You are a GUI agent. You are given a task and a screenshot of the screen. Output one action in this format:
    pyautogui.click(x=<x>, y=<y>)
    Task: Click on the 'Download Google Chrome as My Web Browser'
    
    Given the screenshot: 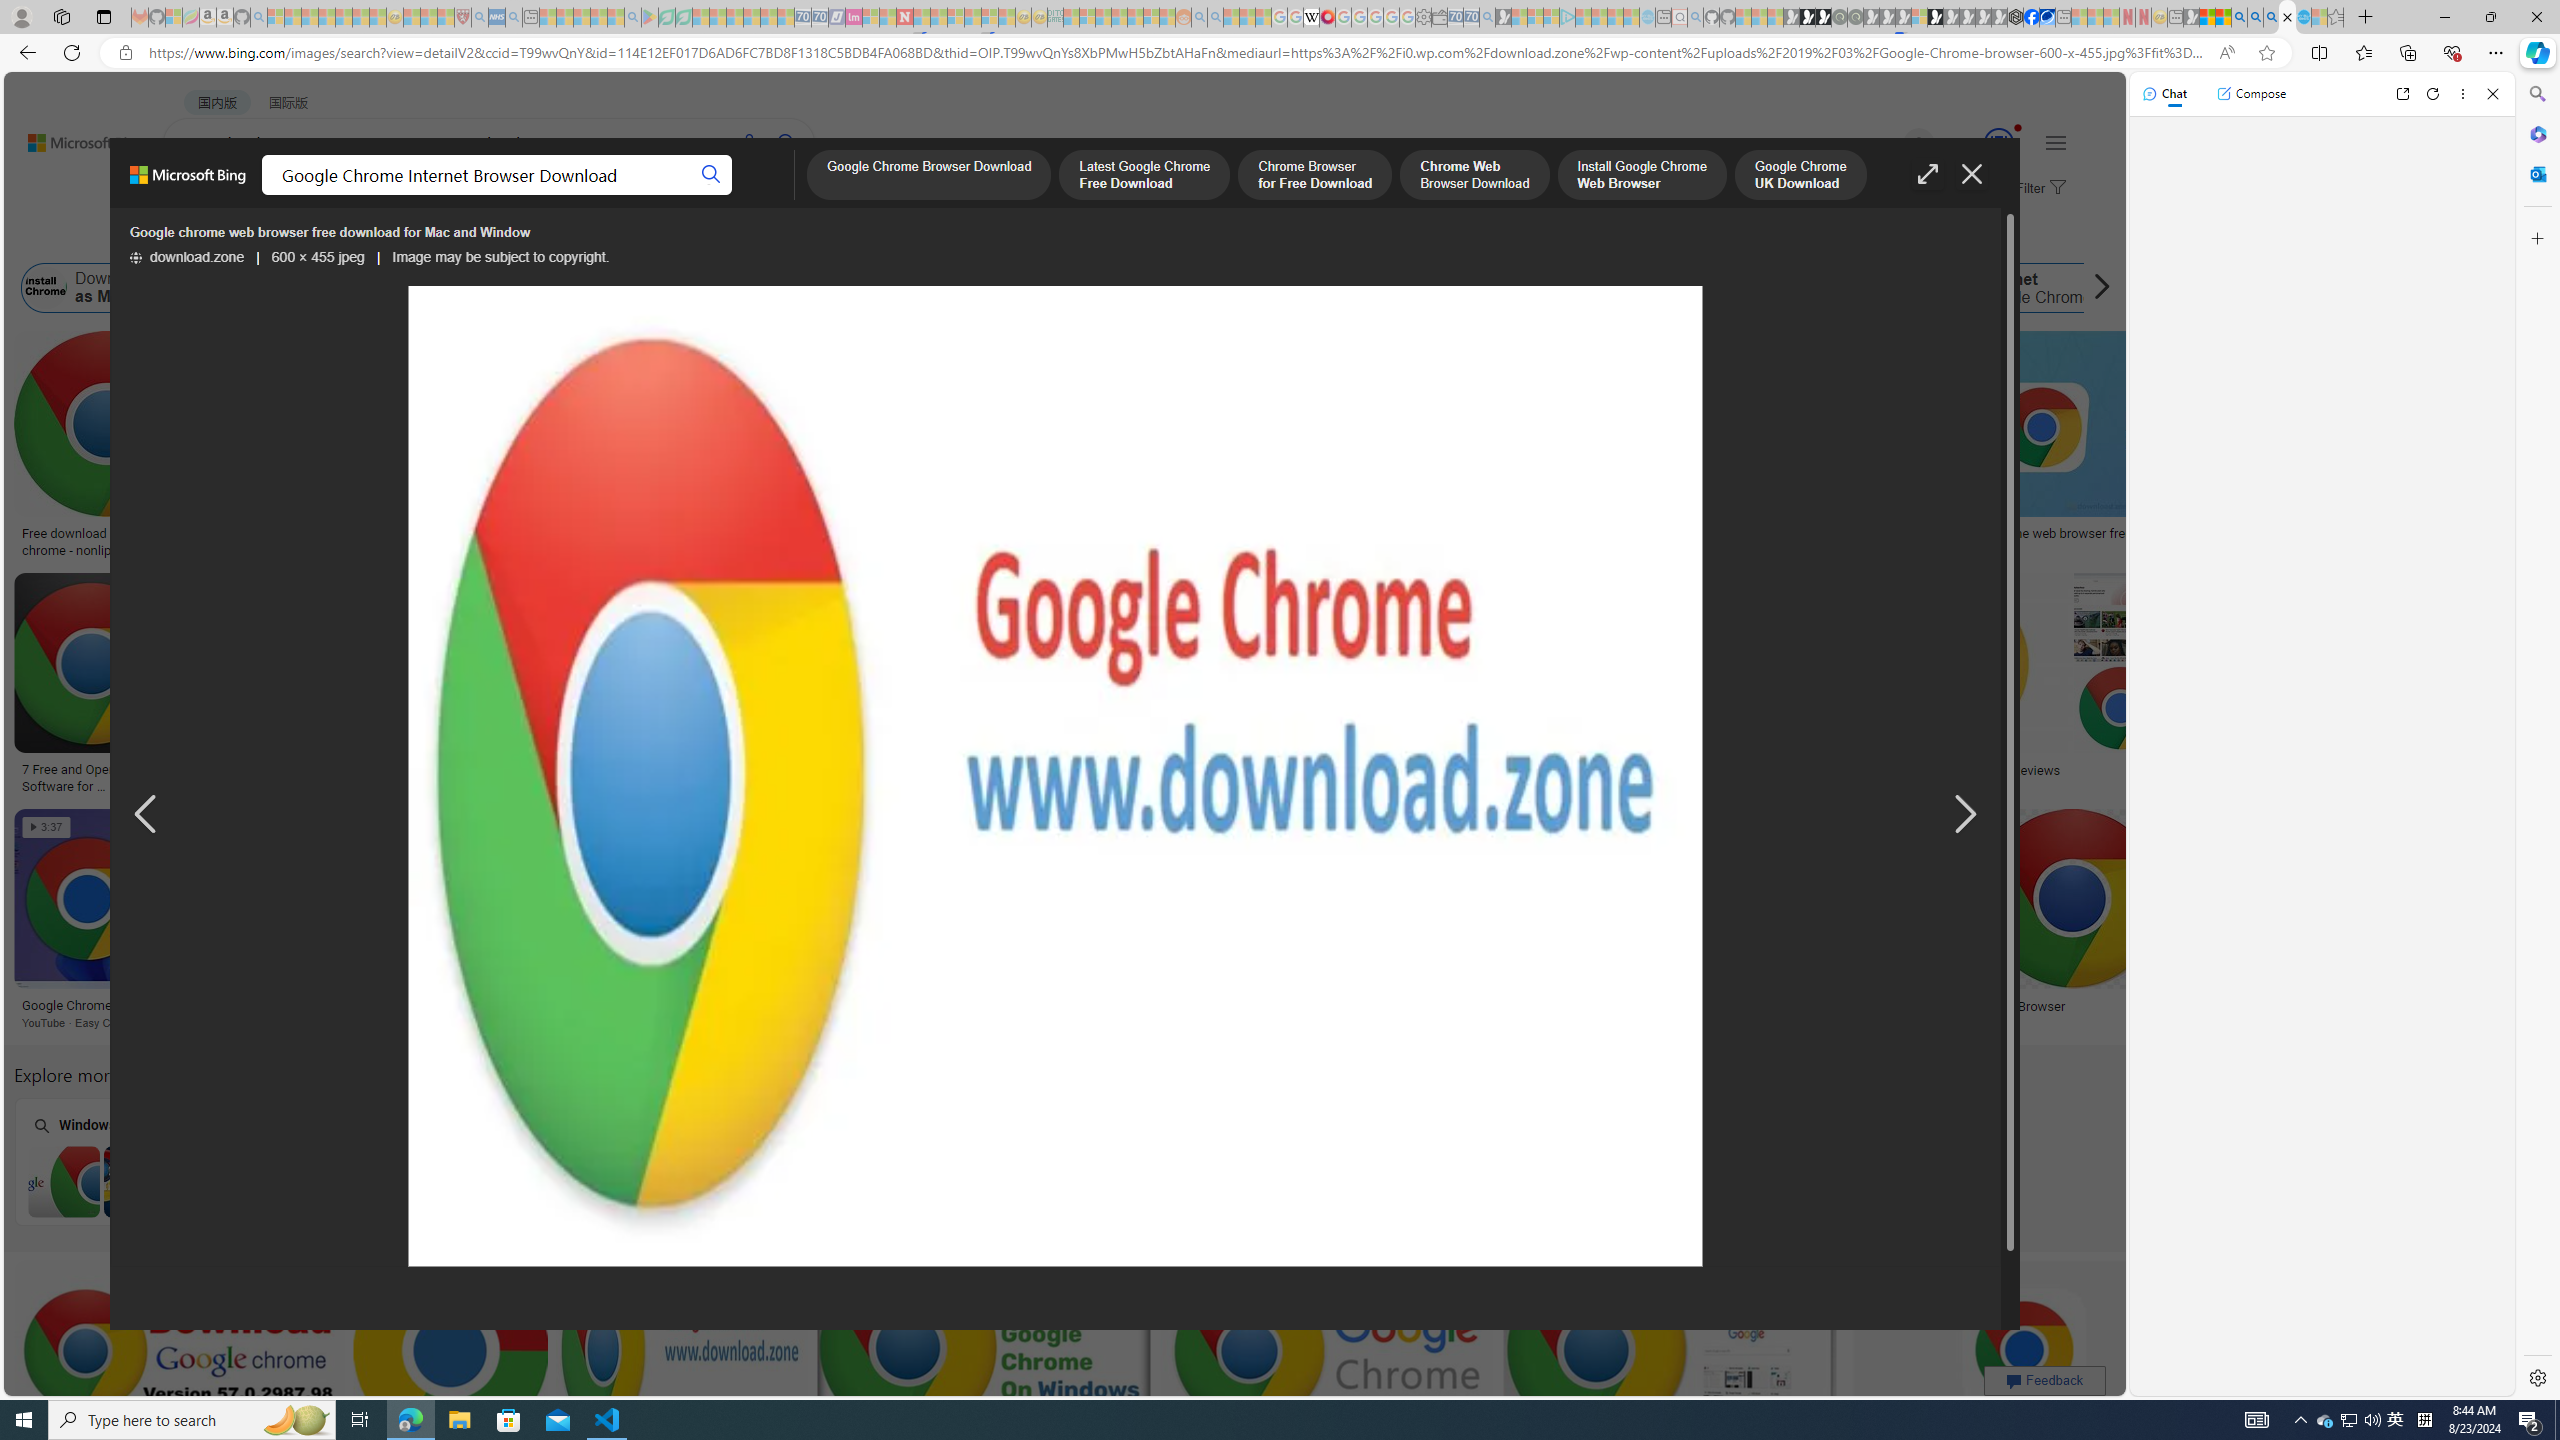 What is the action you would take?
    pyautogui.click(x=45, y=287)
    